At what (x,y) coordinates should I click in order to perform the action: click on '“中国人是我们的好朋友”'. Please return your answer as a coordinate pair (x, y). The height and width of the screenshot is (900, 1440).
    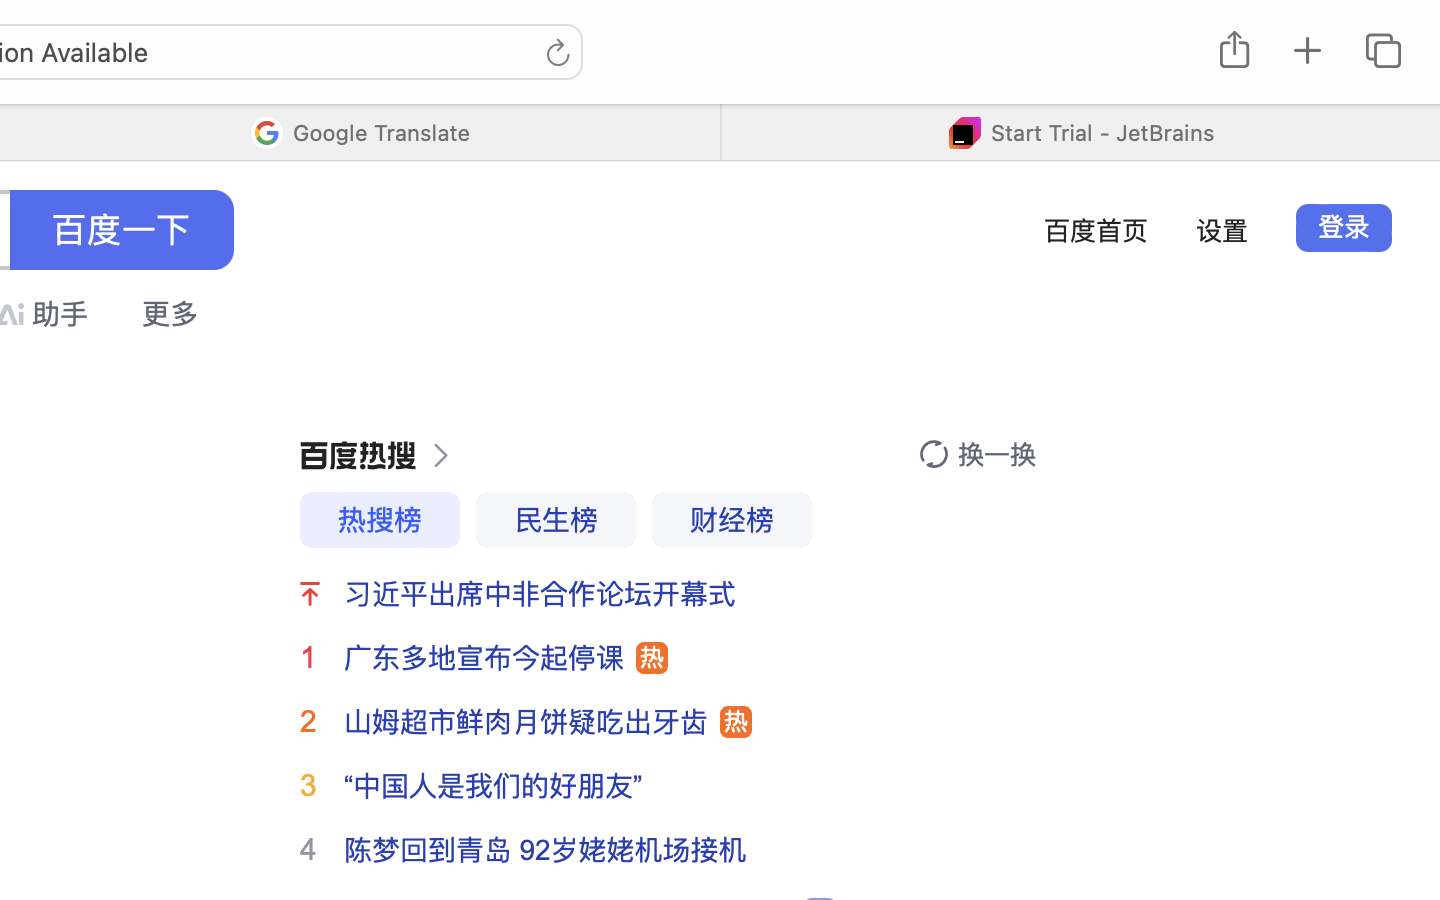
    Looking at the image, I should click on (493, 784).